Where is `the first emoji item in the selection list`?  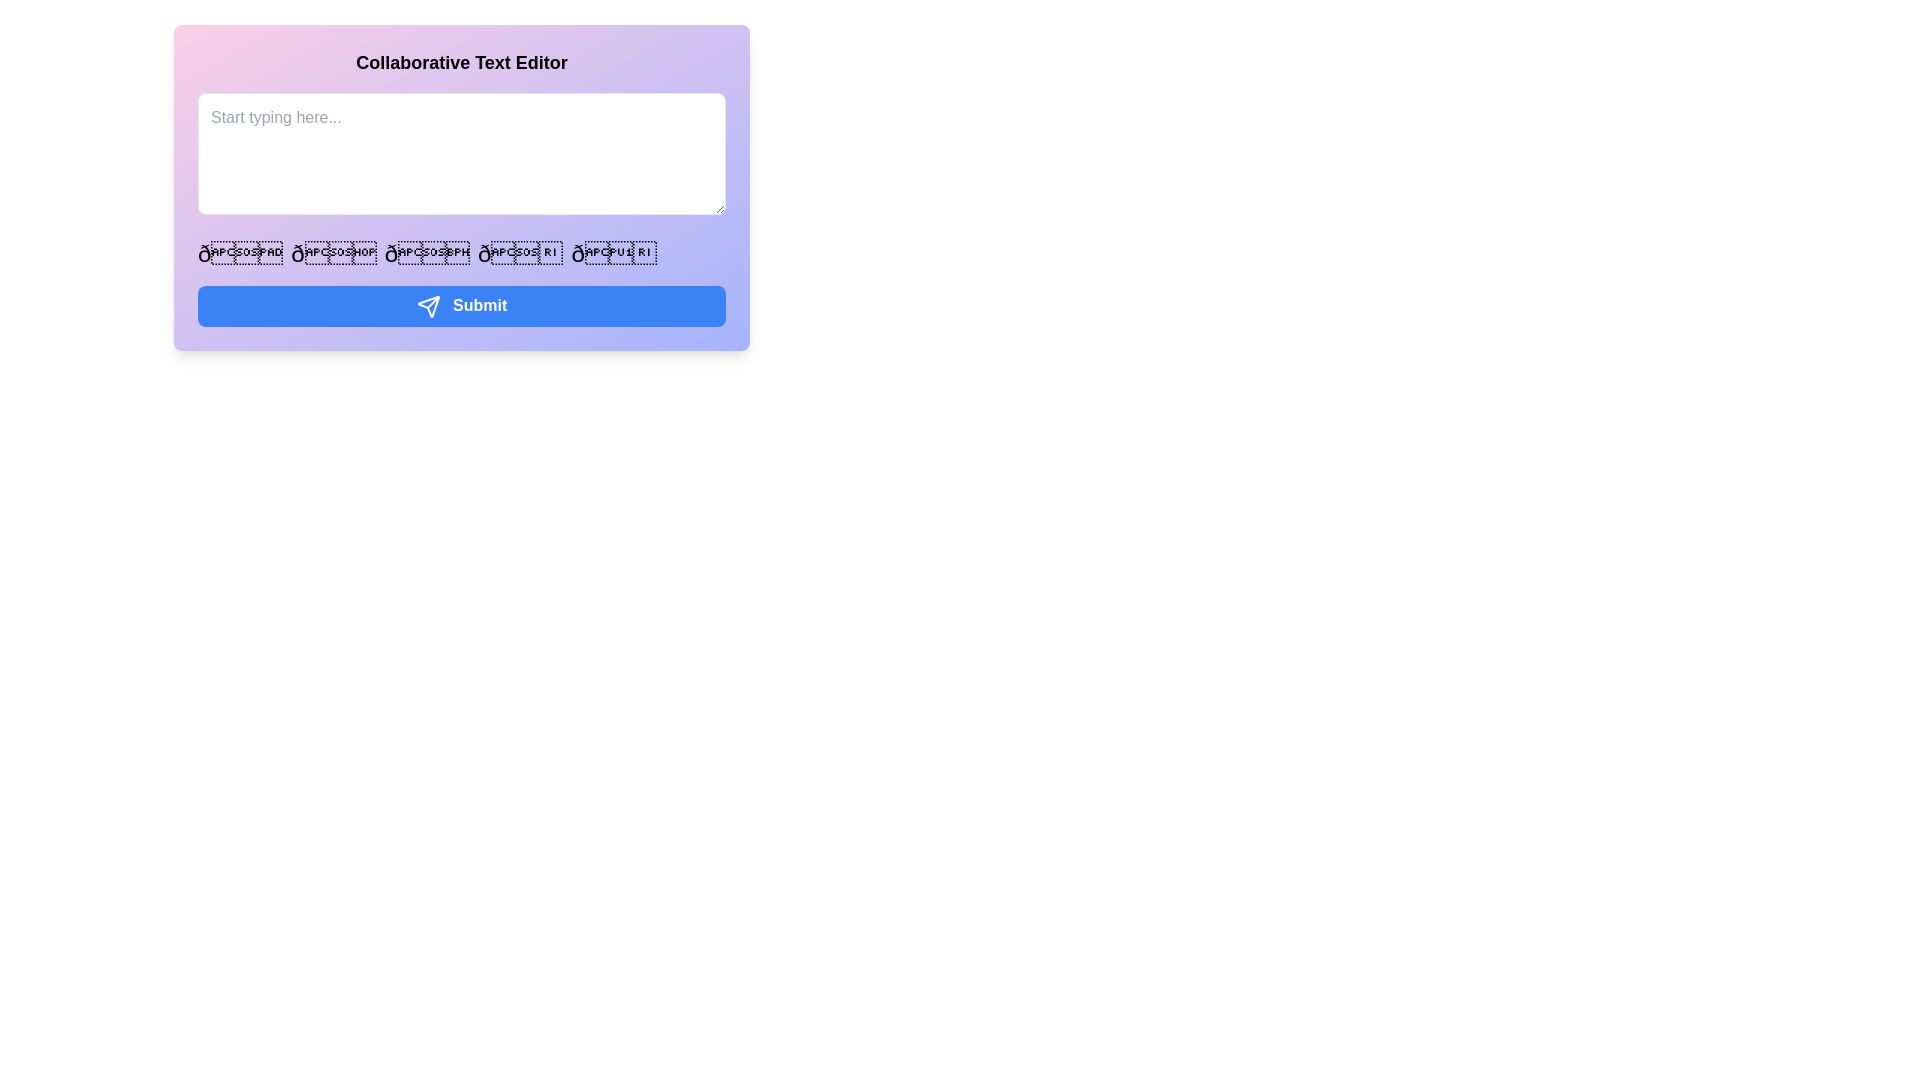 the first emoji item in the selection list is located at coordinates (240, 253).